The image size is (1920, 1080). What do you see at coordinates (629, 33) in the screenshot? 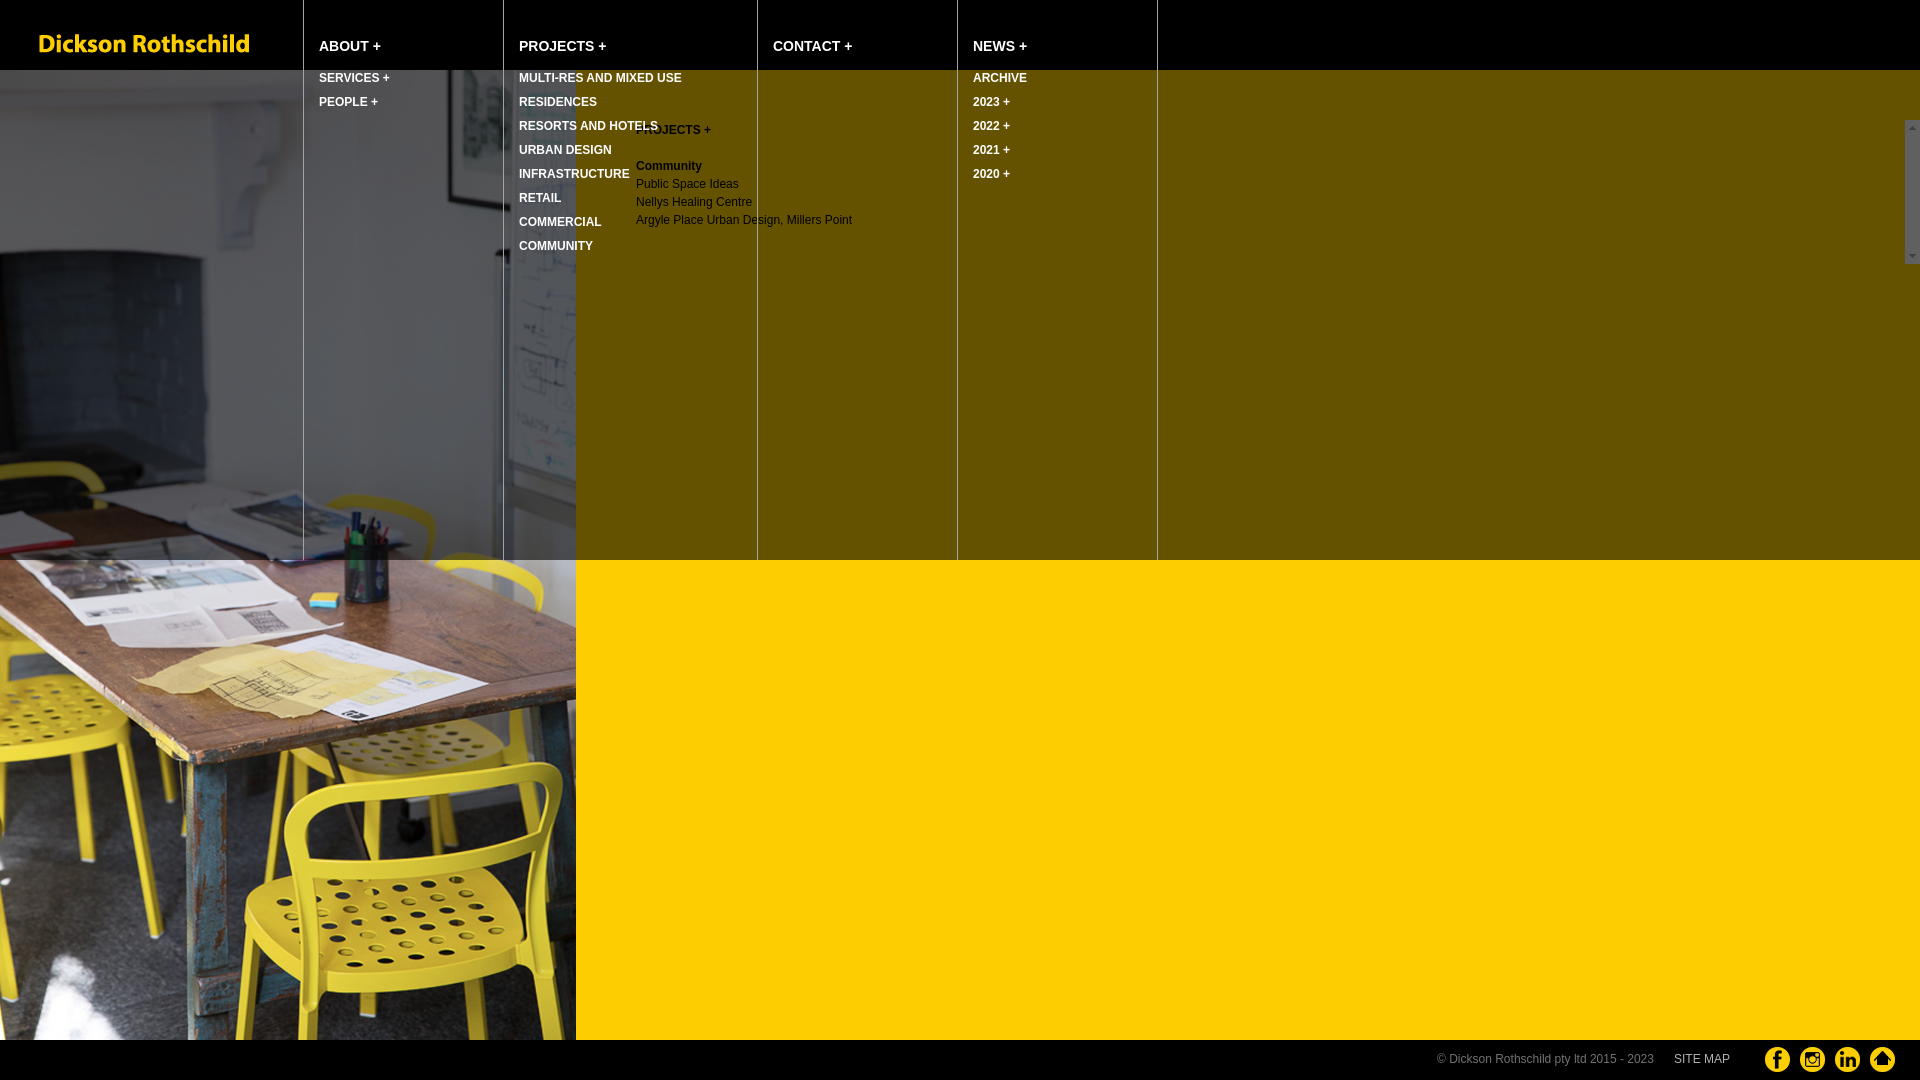
I see `'PROJECTS +'` at bounding box center [629, 33].